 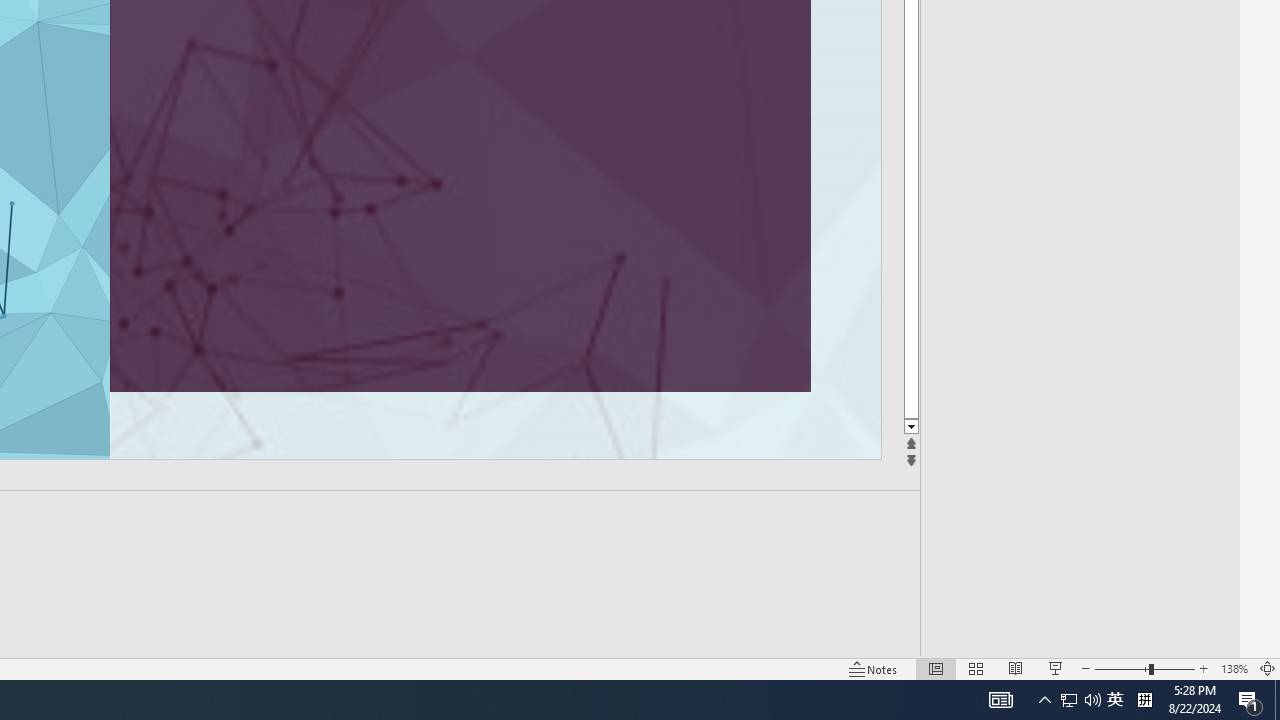 I want to click on 'Zoom 138%', so click(x=1233, y=669).